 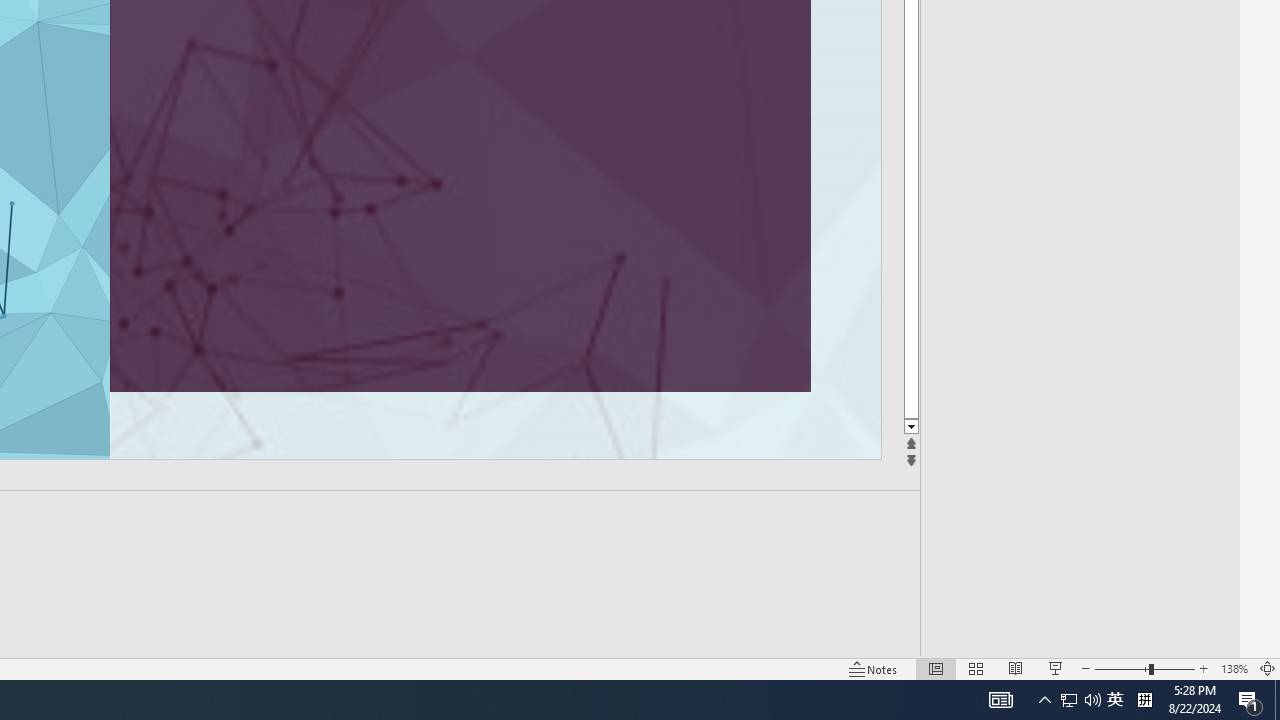 I want to click on 'Zoom 138%', so click(x=1233, y=669).